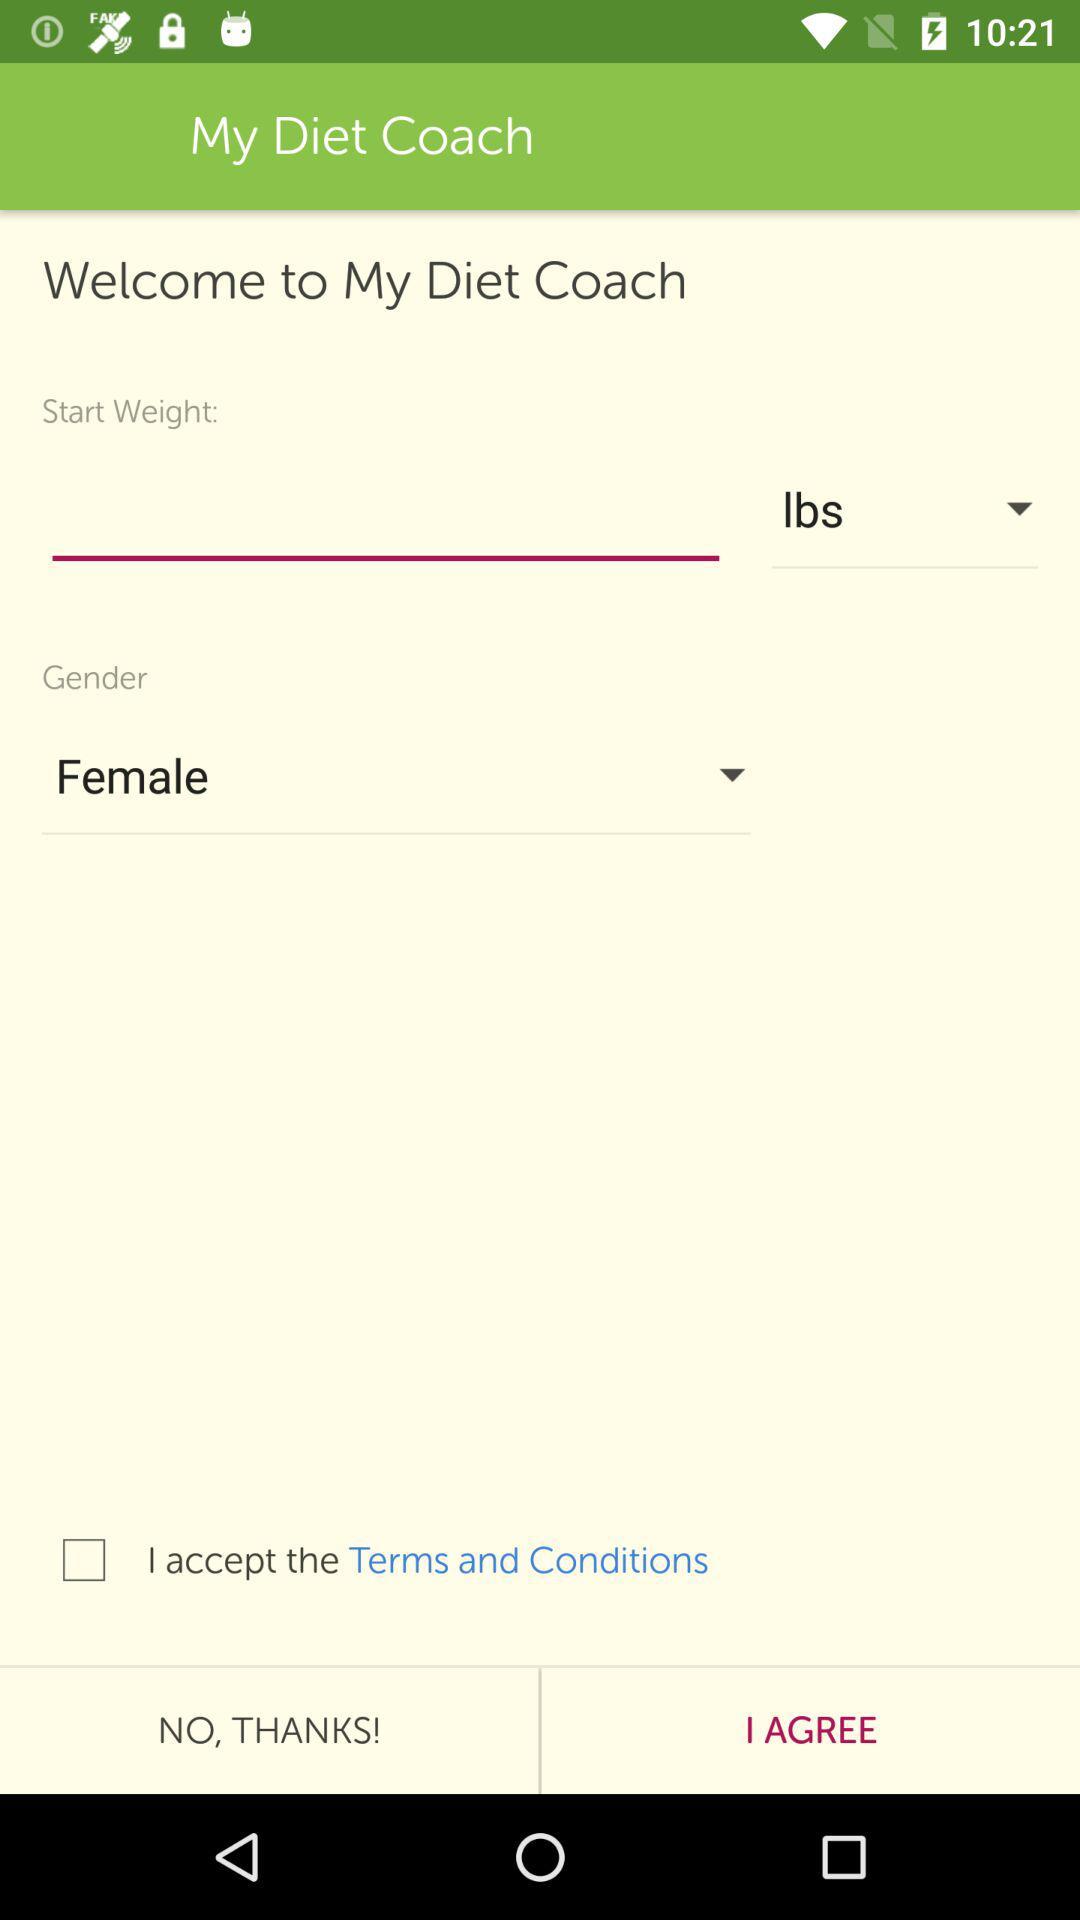 The width and height of the screenshot is (1080, 1920). Describe the element at coordinates (549, 1559) in the screenshot. I see `icon to the right of i accept the  item` at that location.